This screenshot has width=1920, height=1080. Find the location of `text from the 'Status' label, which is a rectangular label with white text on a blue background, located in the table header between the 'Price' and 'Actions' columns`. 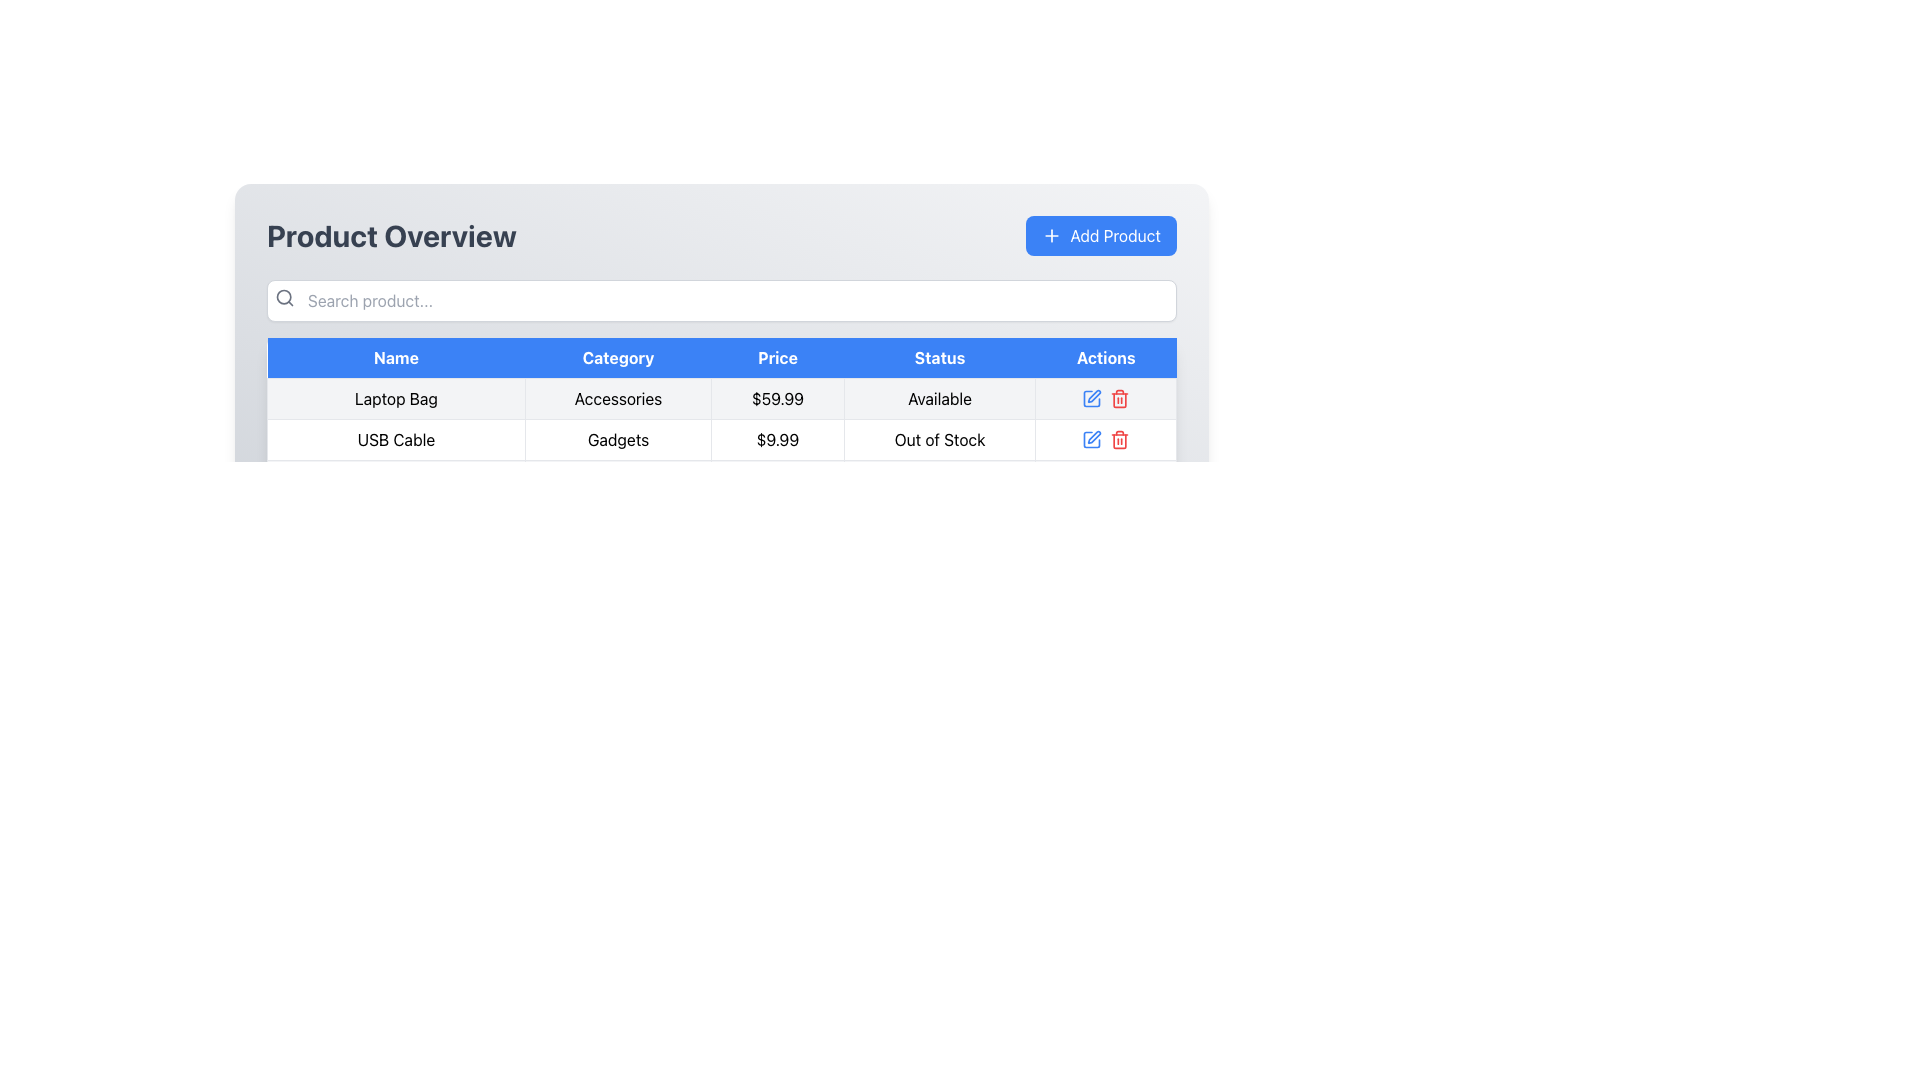

text from the 'Status' label, which is a rectangular label with white text on a blue background, located in the table header between the 'Price' and 'Actions' columns is located at coordinates (939, 357).